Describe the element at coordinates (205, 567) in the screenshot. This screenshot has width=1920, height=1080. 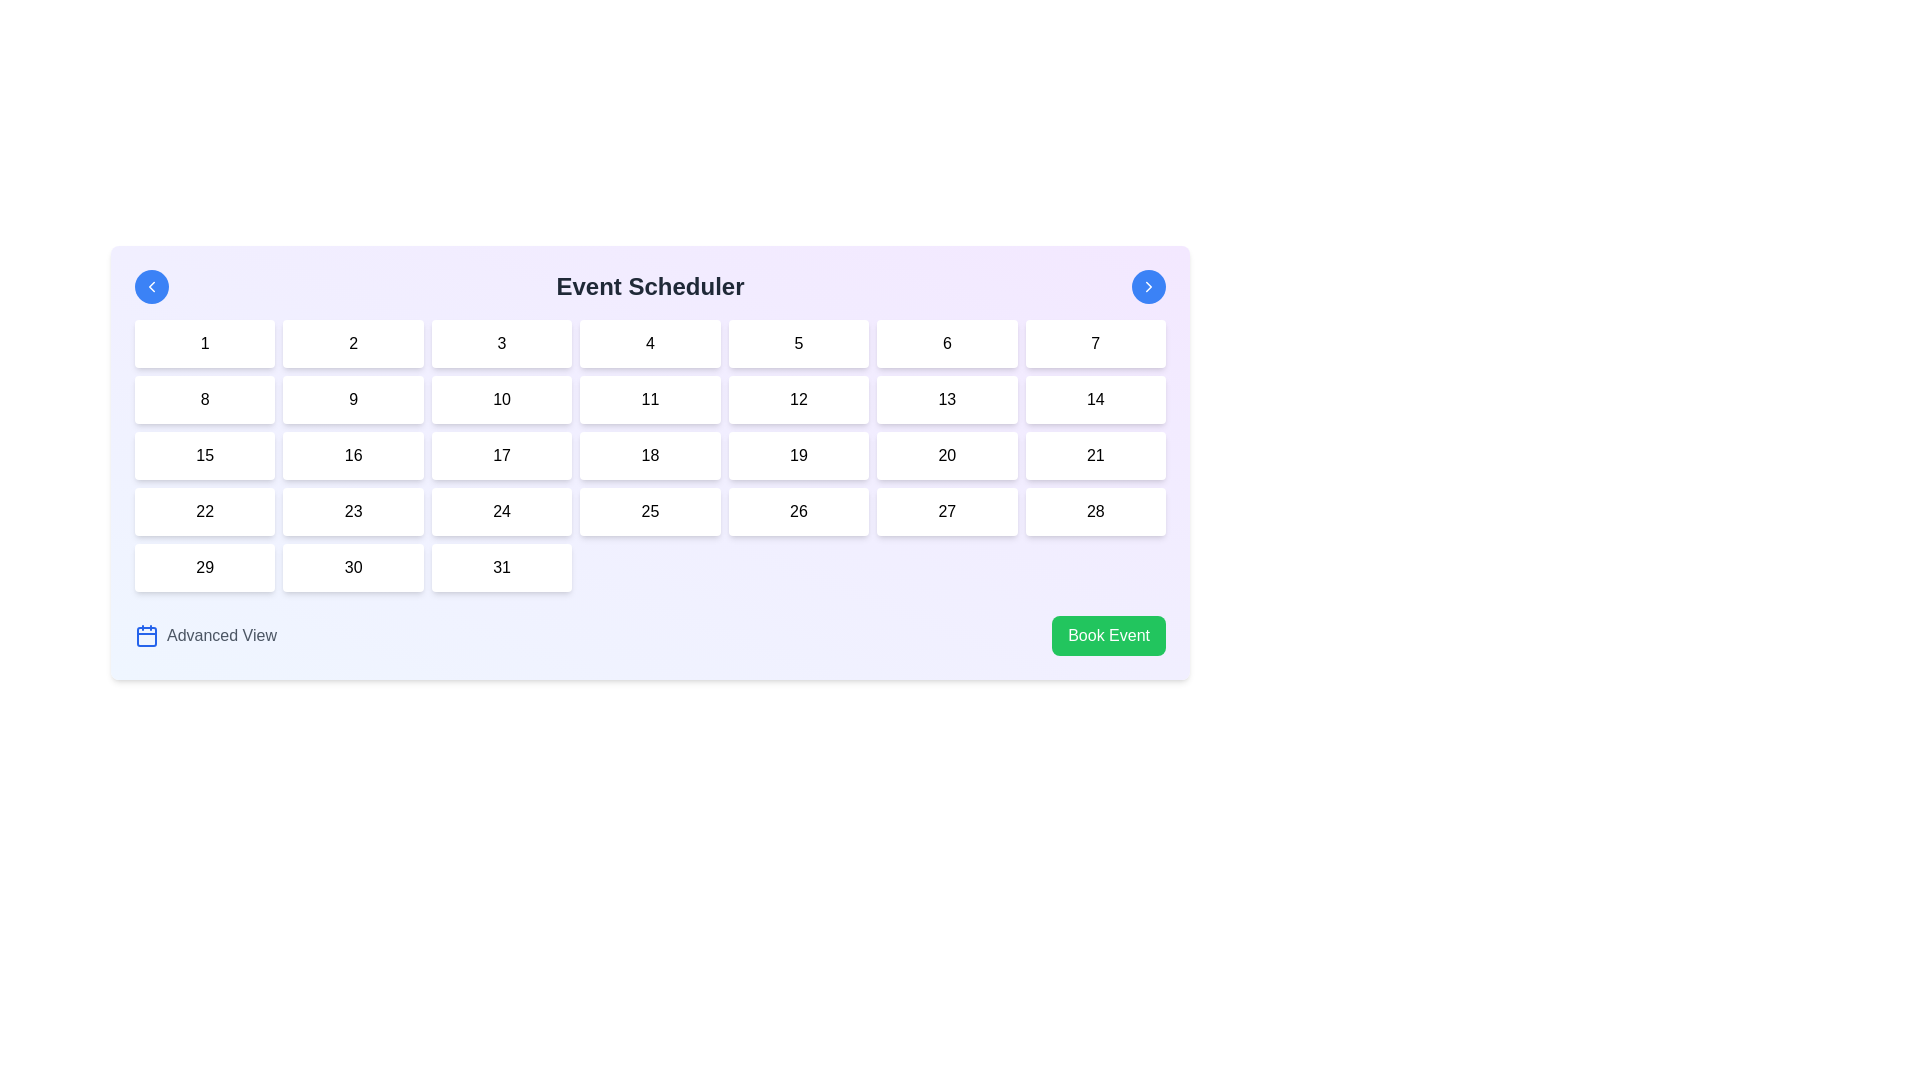
I see `the rectangular button with a white background and the bold number '29' centered within` at that location.